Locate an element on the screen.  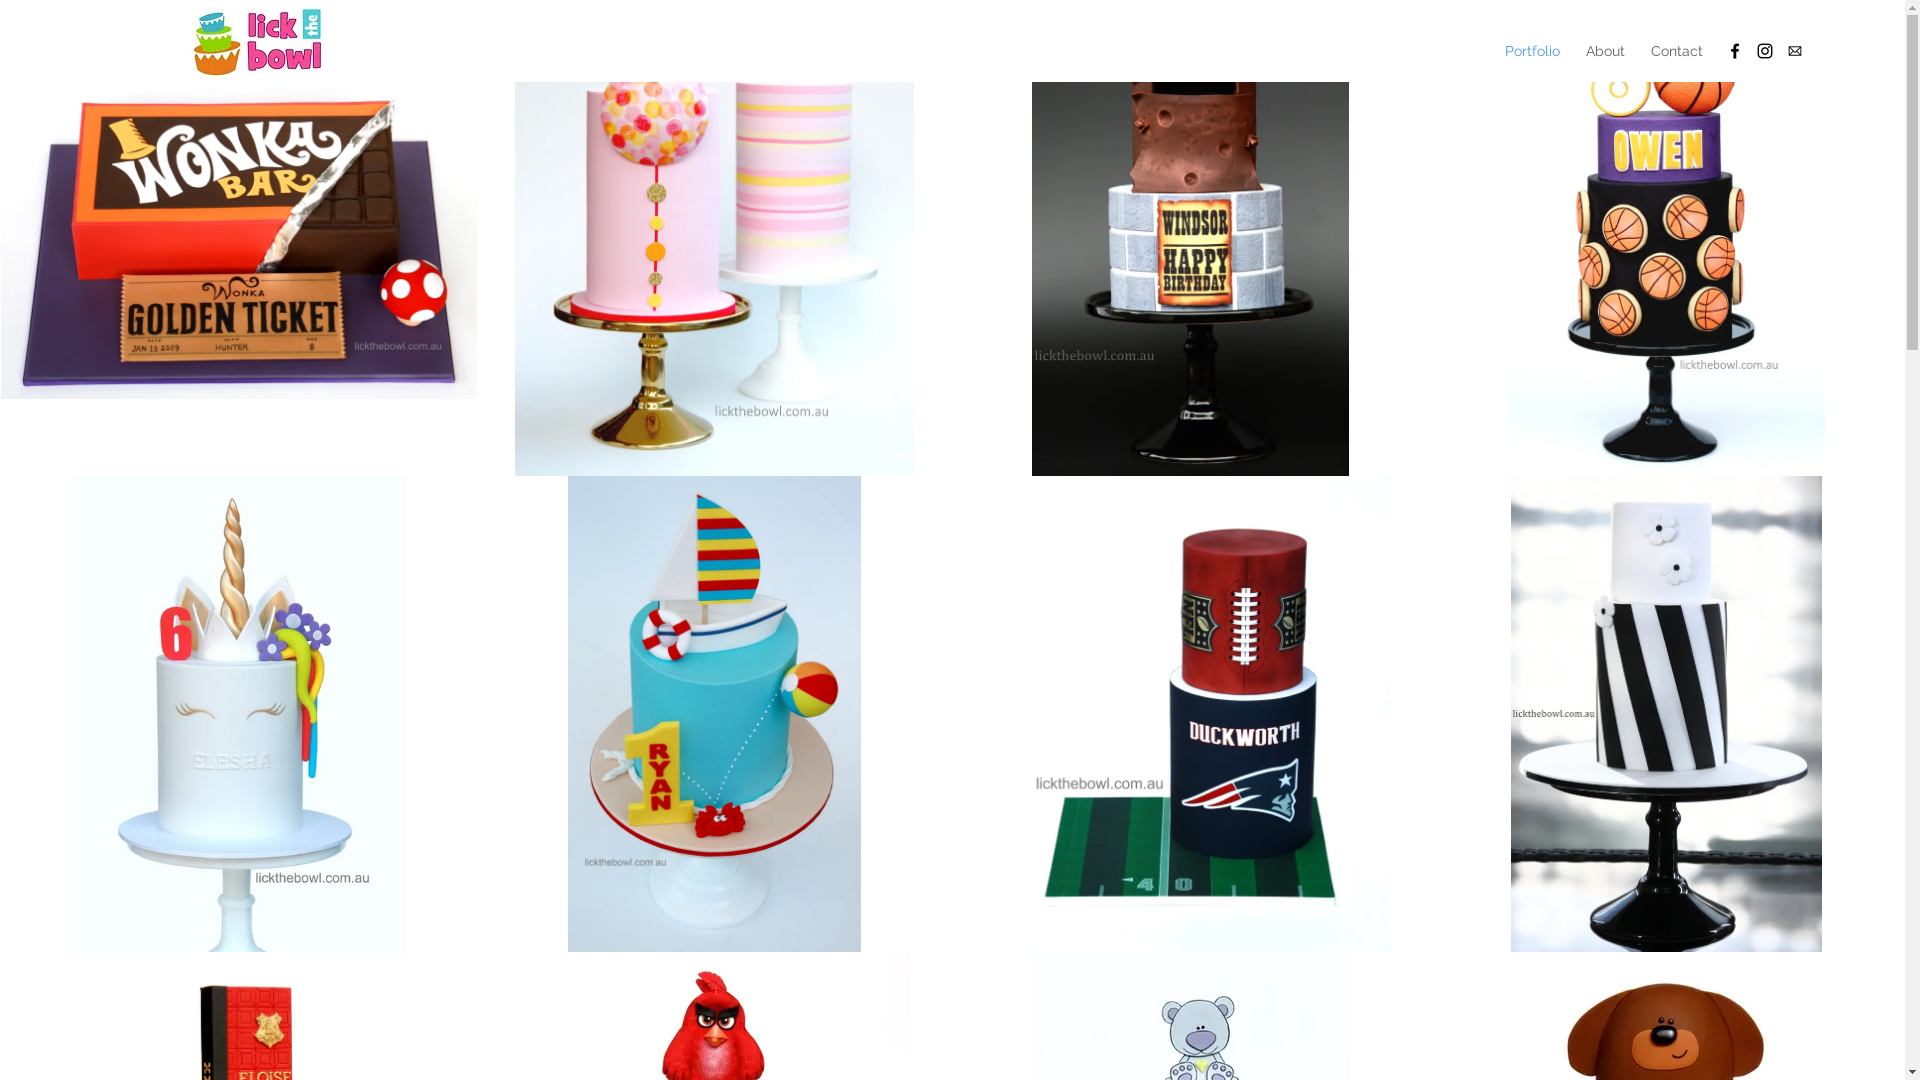
'Contact' is located at coordinates (1676, 49).